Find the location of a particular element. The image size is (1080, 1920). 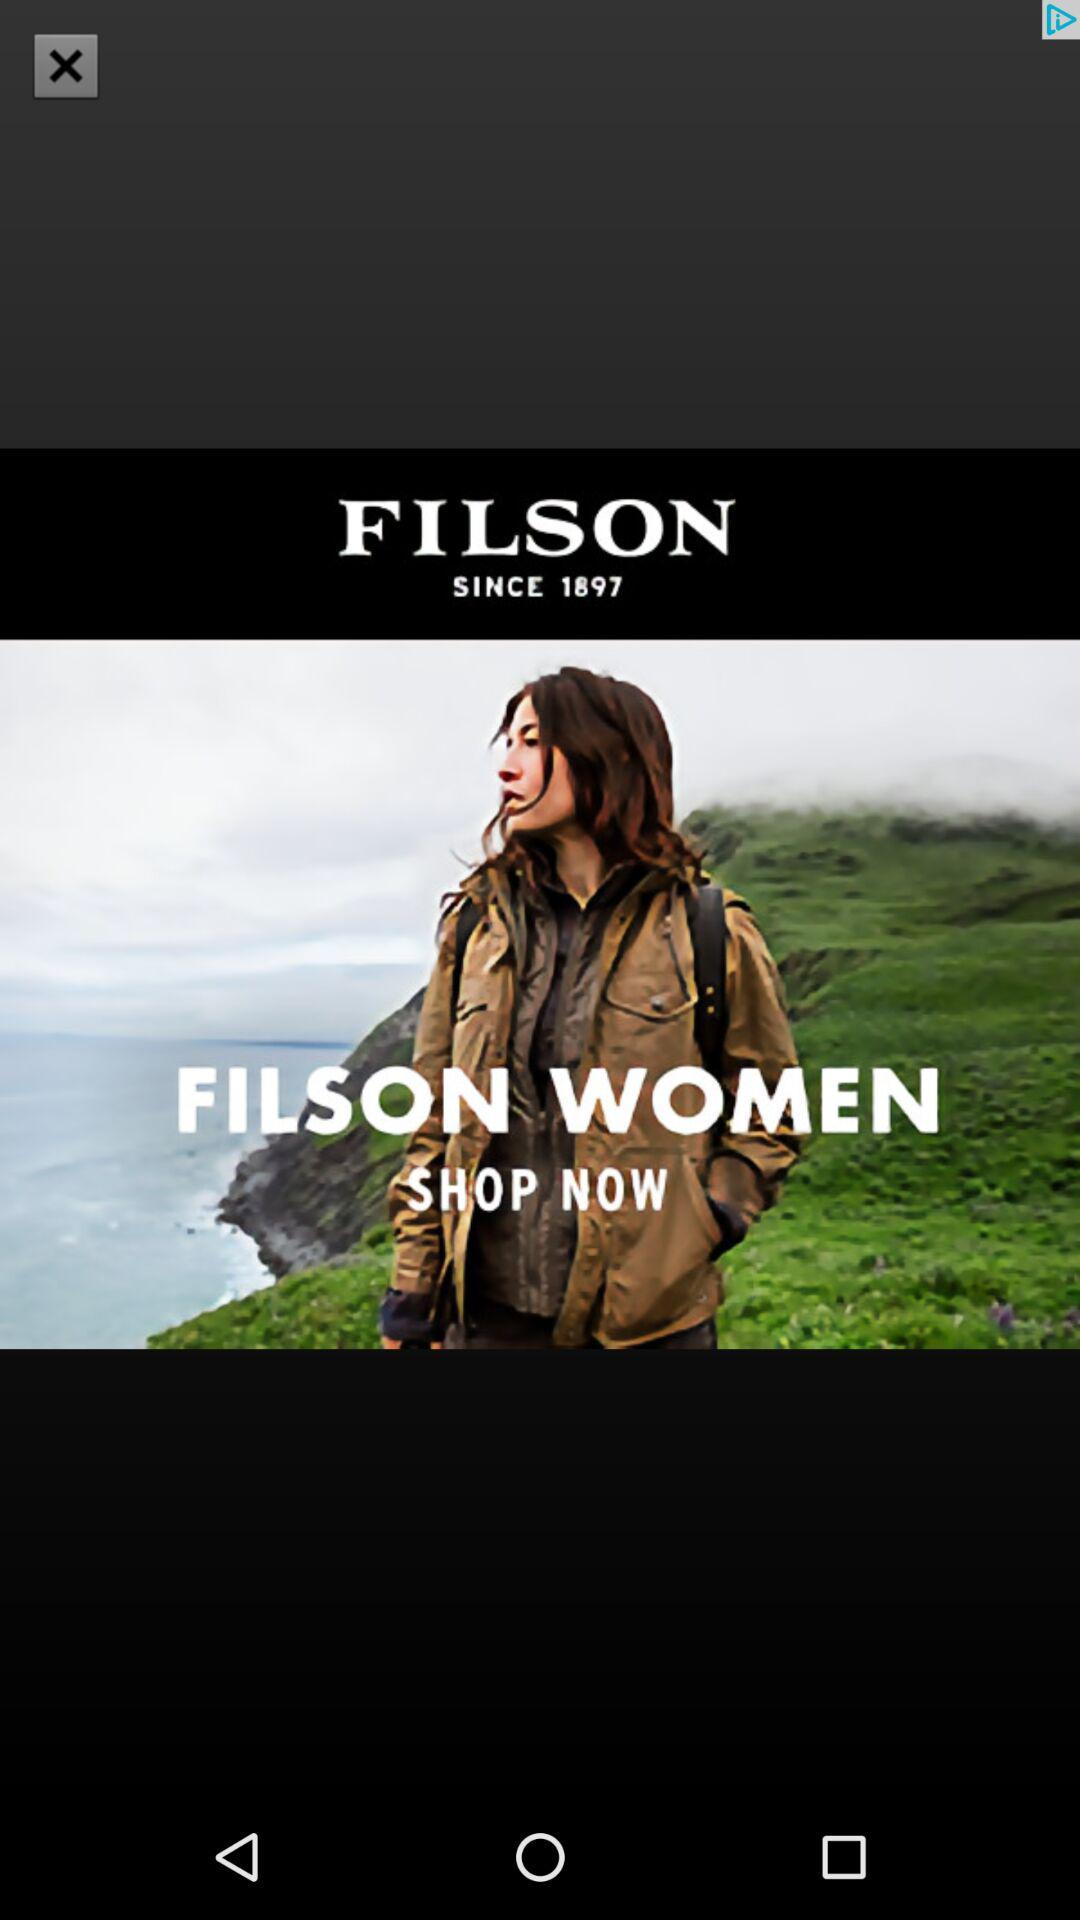

the close icon is located at coordinates (64, 70).